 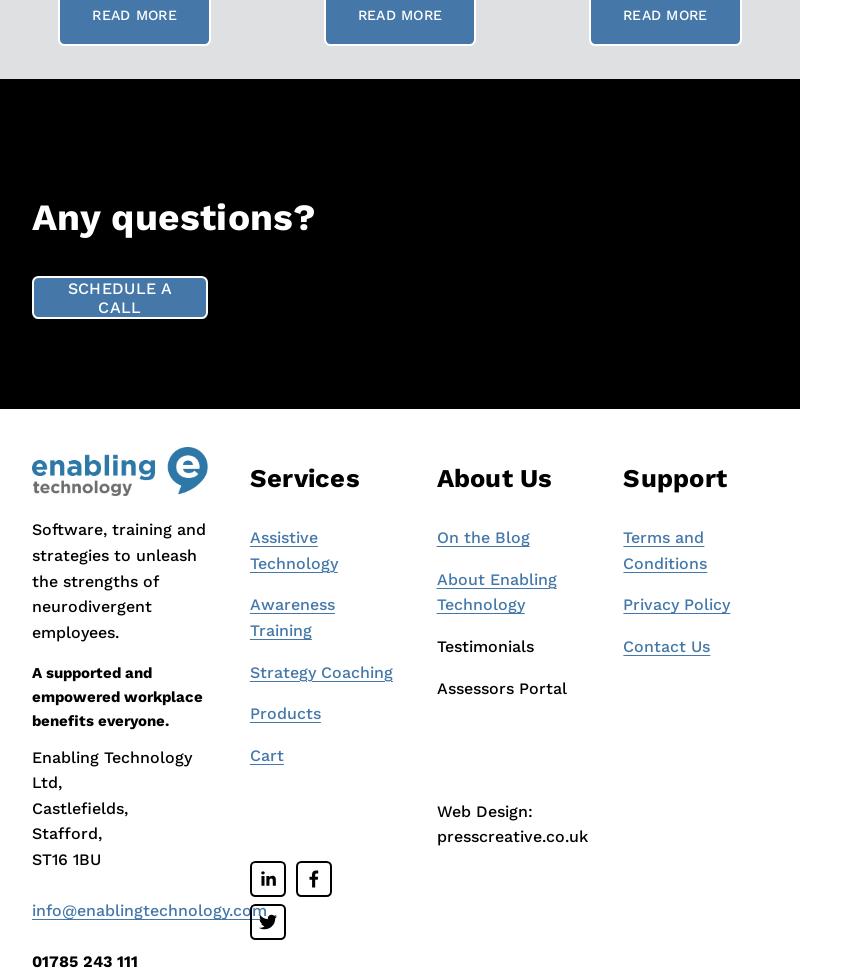 I want to click on 'Web Design: presscreative.co.uk', so click(x=510, y=822).